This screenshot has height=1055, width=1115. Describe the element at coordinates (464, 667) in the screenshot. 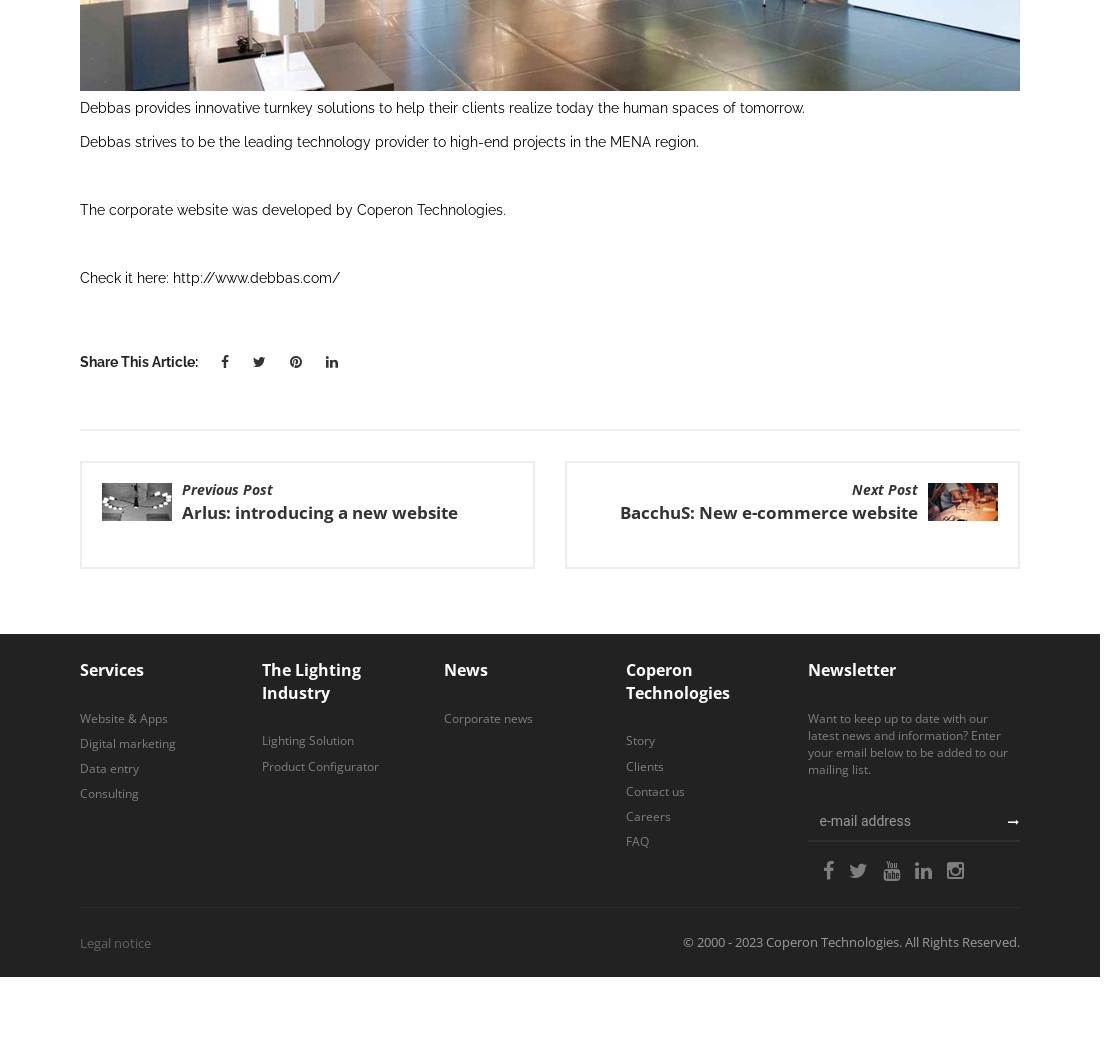

I see `'News'` at that location.